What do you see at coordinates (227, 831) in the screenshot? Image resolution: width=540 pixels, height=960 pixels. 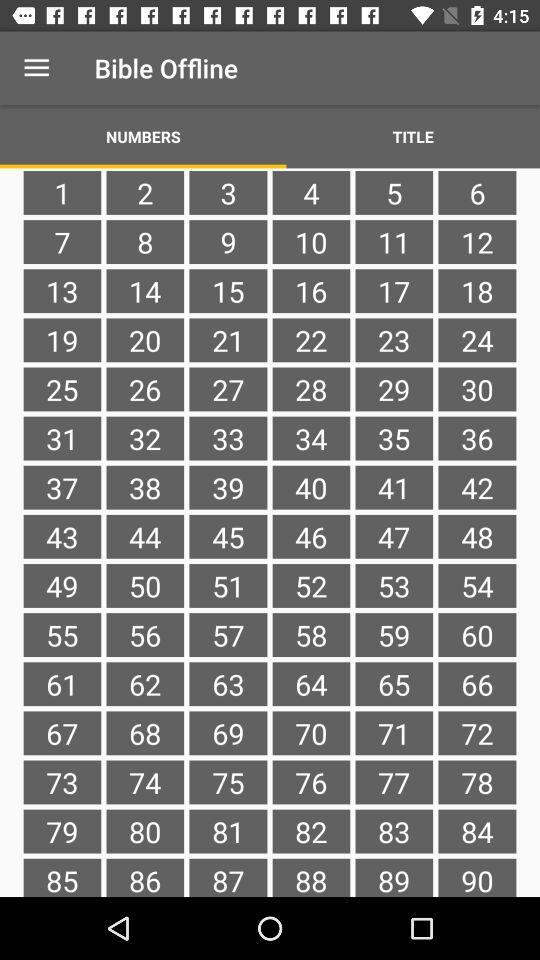 I see `the item below the 74 icon` at bounding box center [227, 831].